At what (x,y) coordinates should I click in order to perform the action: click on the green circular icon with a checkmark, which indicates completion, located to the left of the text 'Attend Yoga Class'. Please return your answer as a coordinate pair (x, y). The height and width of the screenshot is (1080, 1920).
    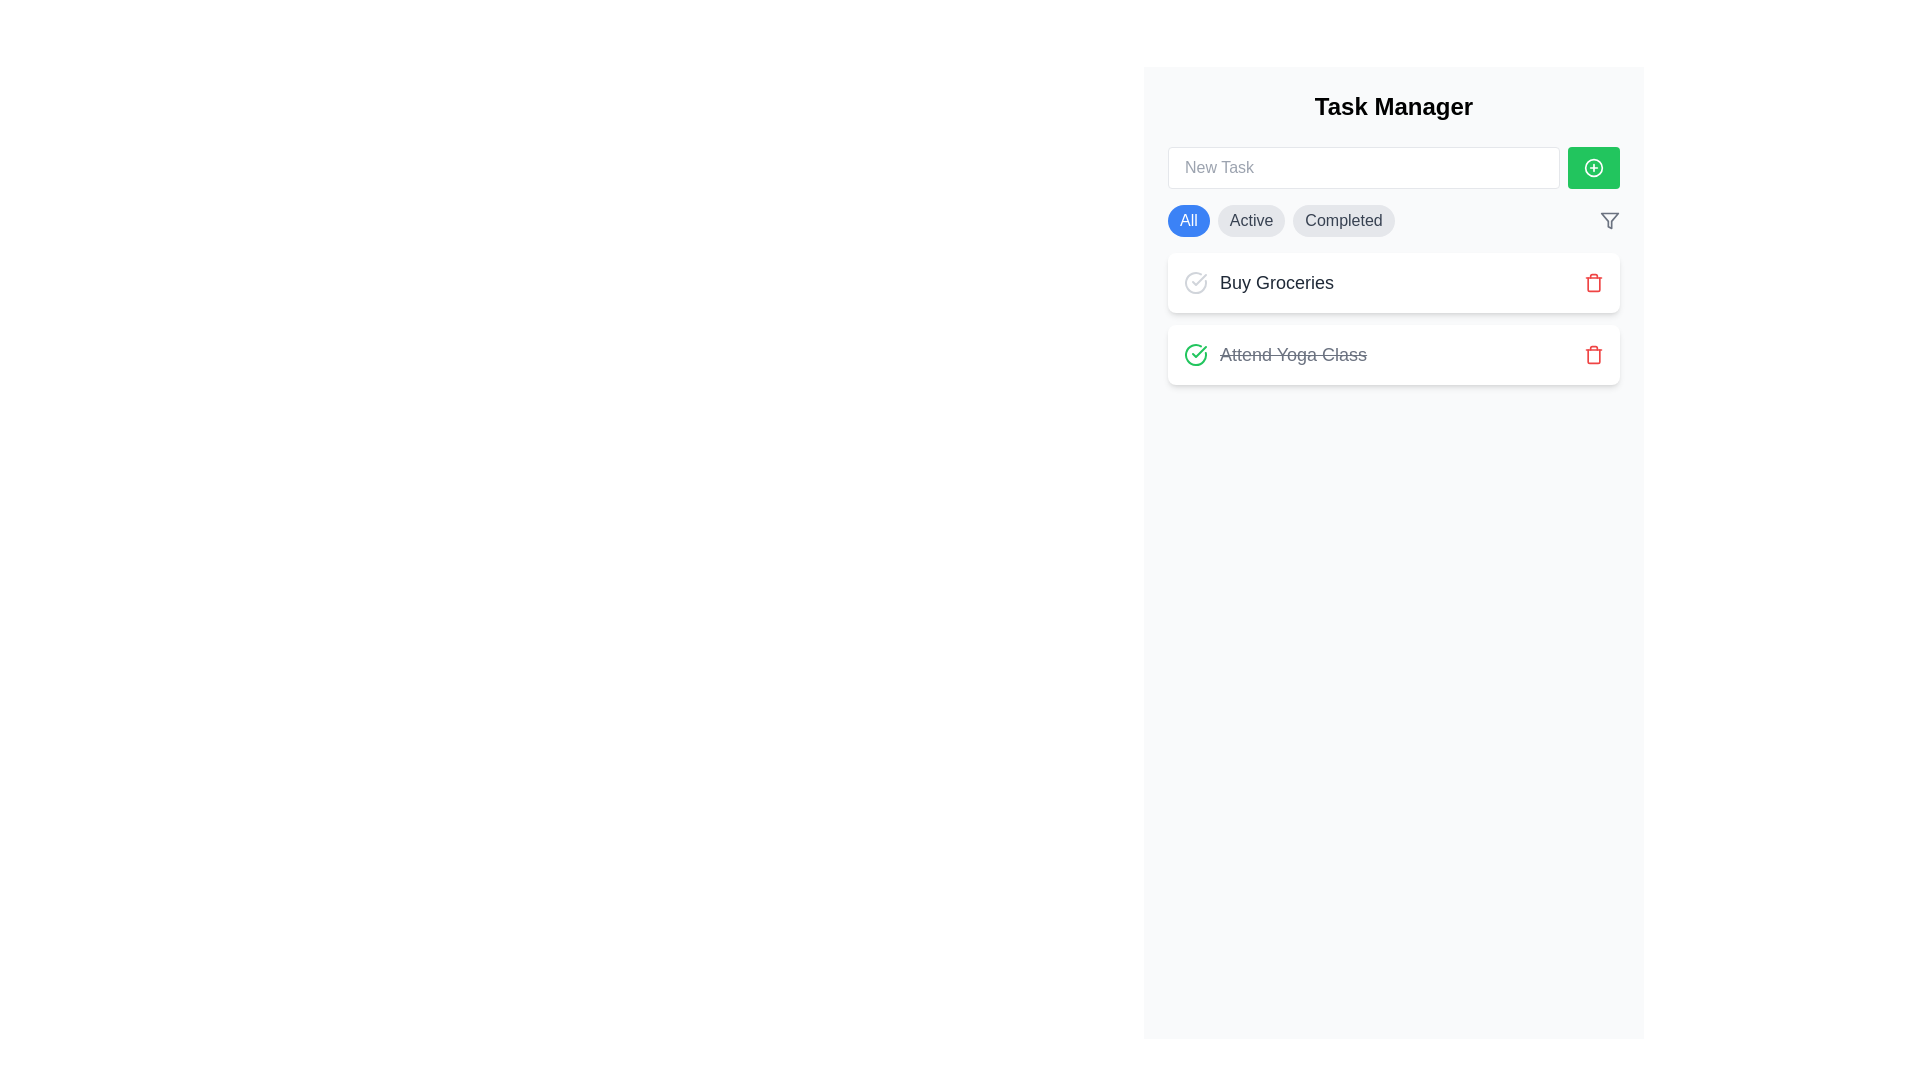
    Looking at the image, I should click on (1195, 353).